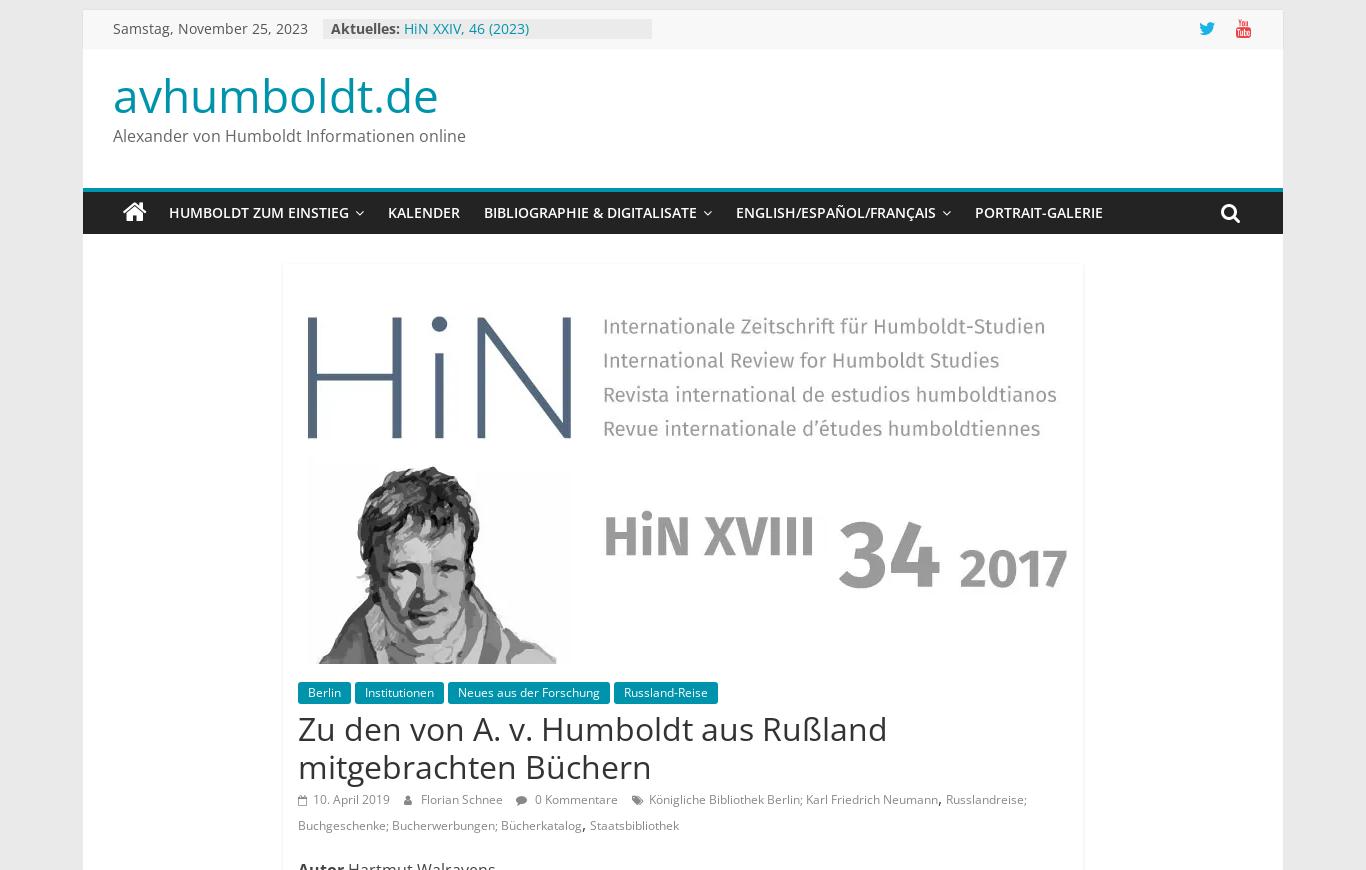 The image size is (1366, 870). What do you see at coordinates (622, 691) in the screenshot?
I see `'Russland-Reise'` at bounding box center [622, 691].